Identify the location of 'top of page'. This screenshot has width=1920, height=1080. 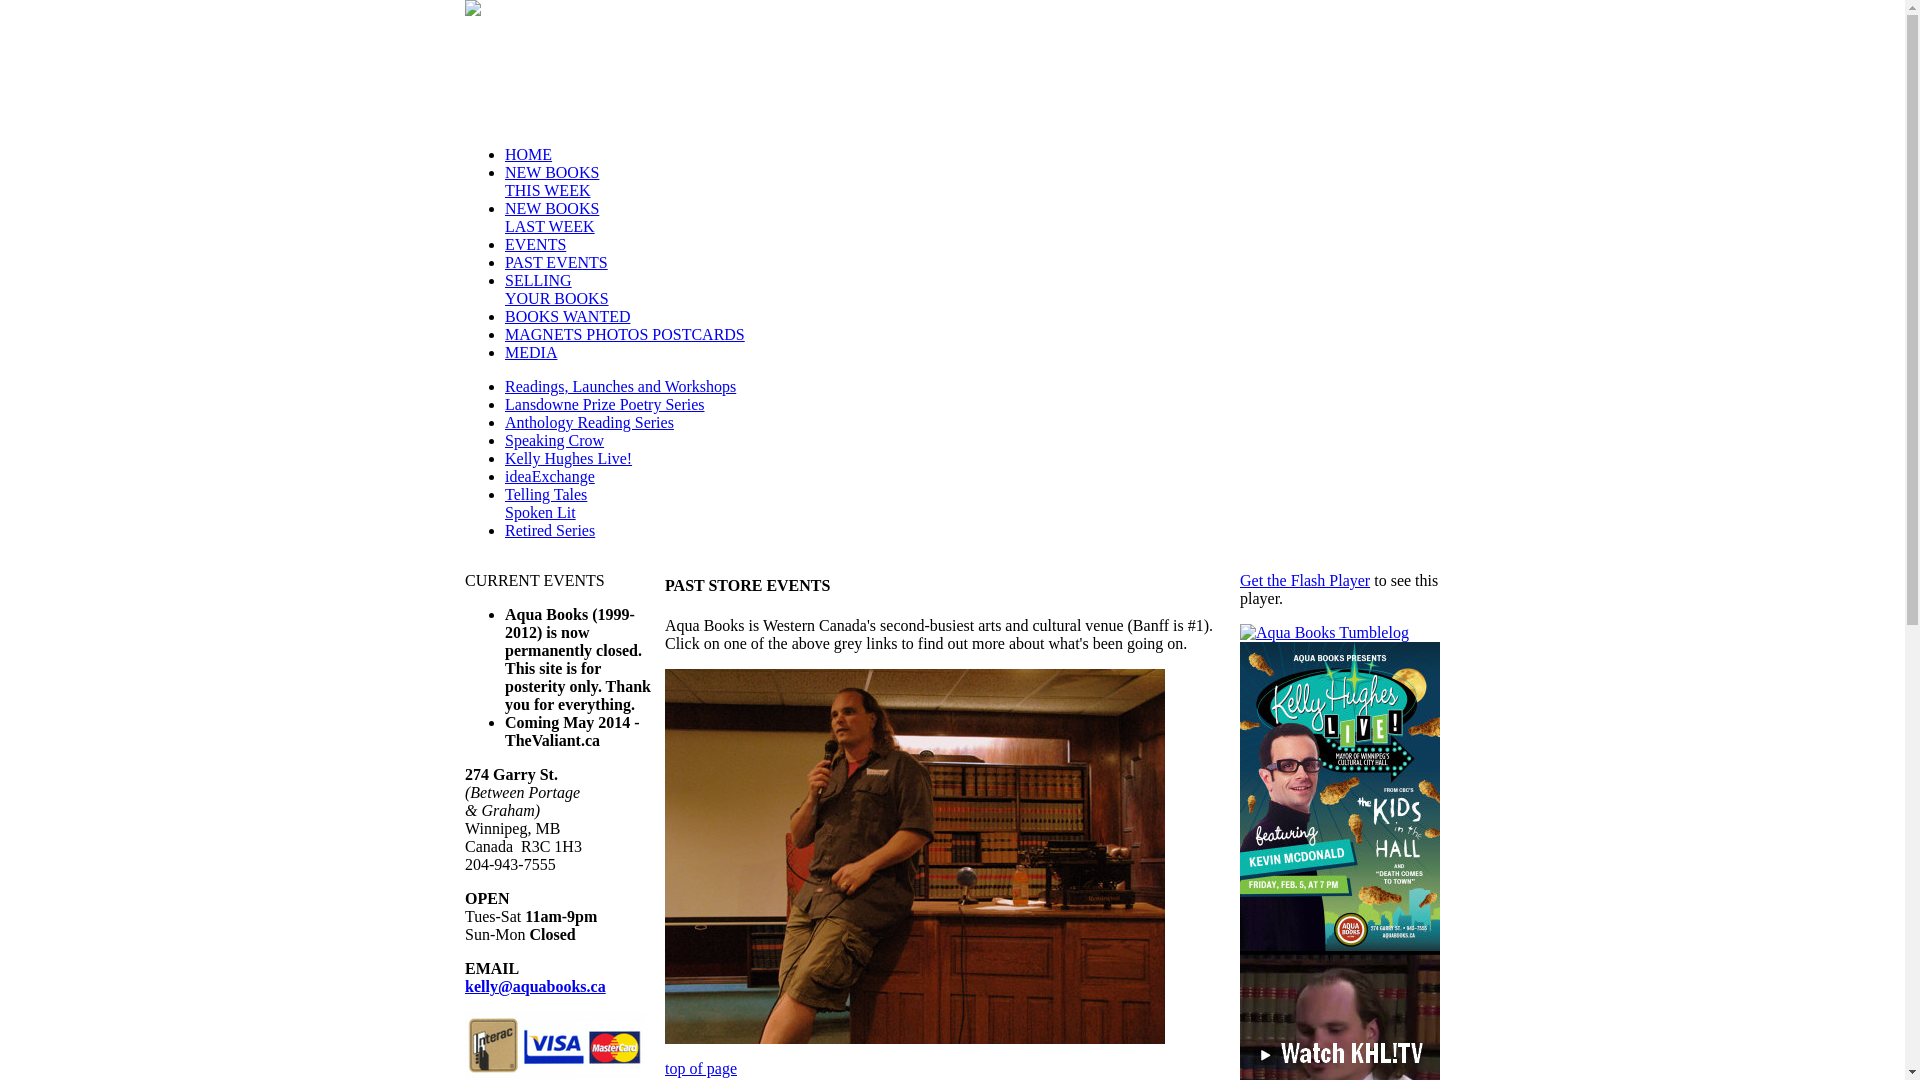
(665, 1067).